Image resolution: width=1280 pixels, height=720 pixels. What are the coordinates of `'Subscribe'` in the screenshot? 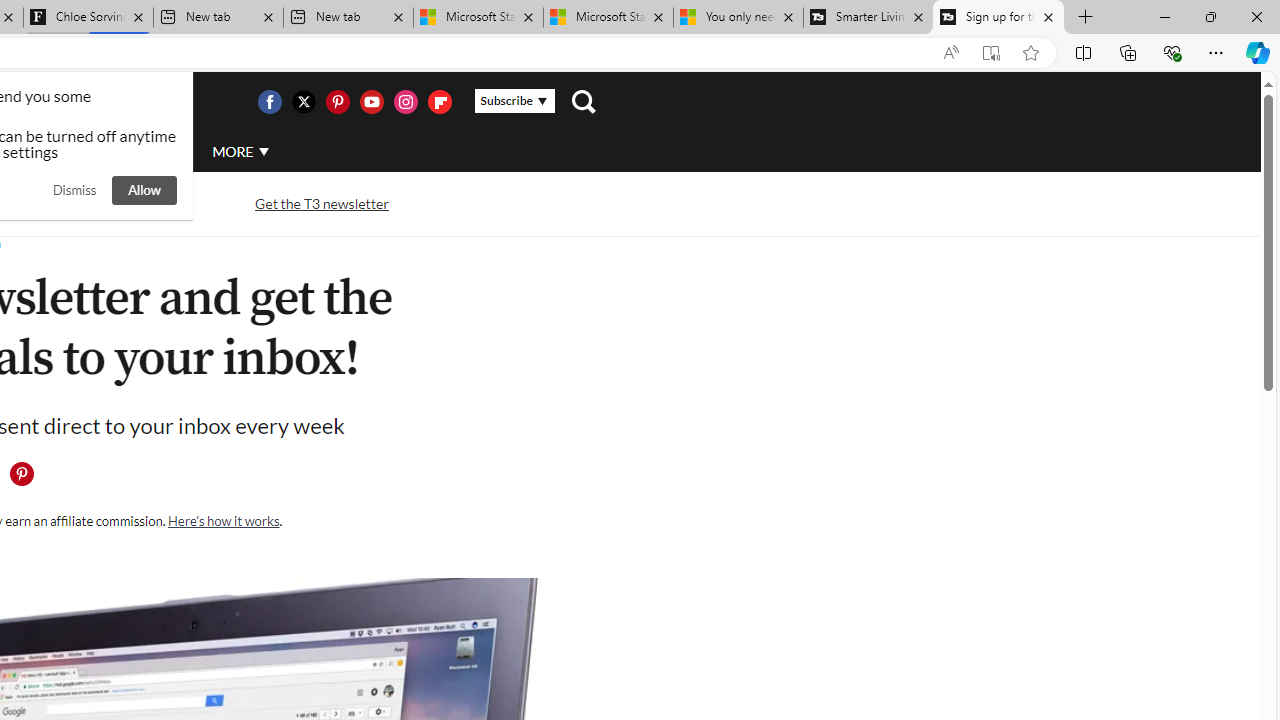 It's located at (514, 101).